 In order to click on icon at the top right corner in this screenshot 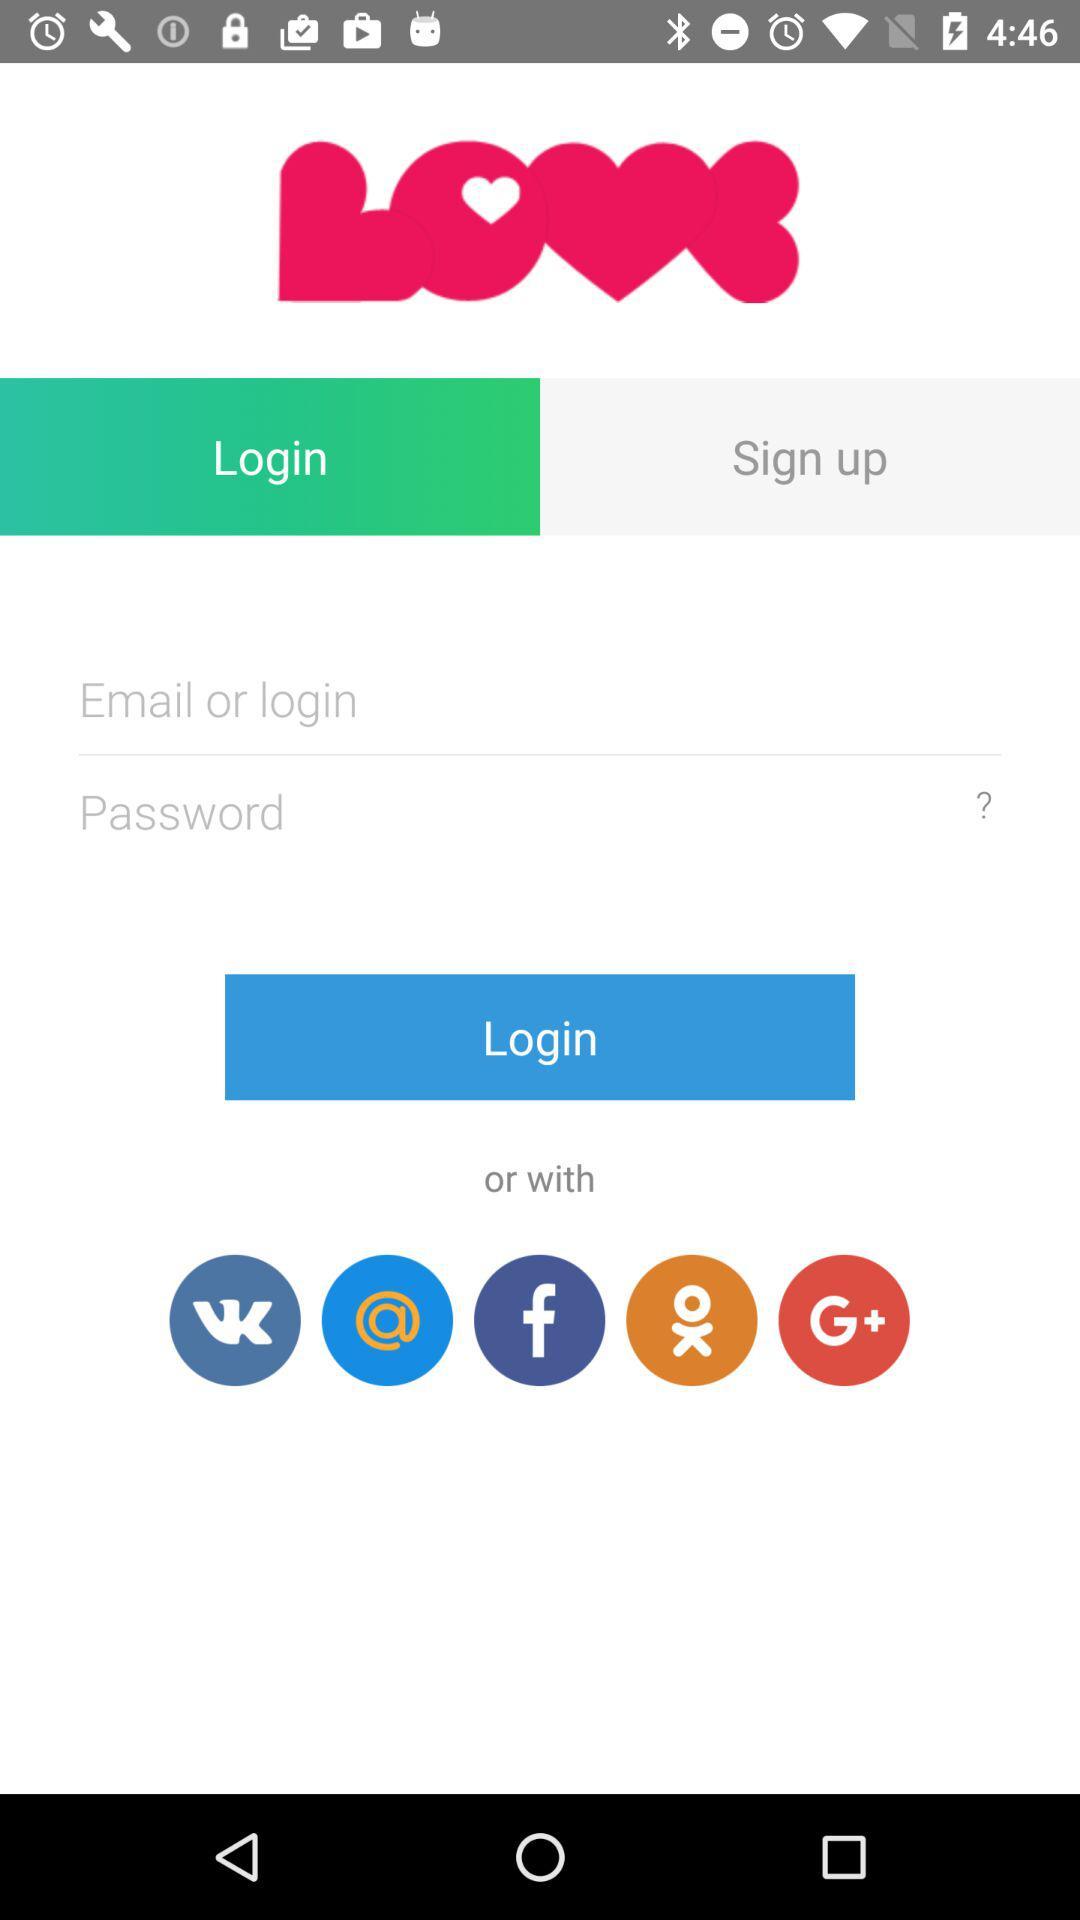, I will do `click(810, 455)`.